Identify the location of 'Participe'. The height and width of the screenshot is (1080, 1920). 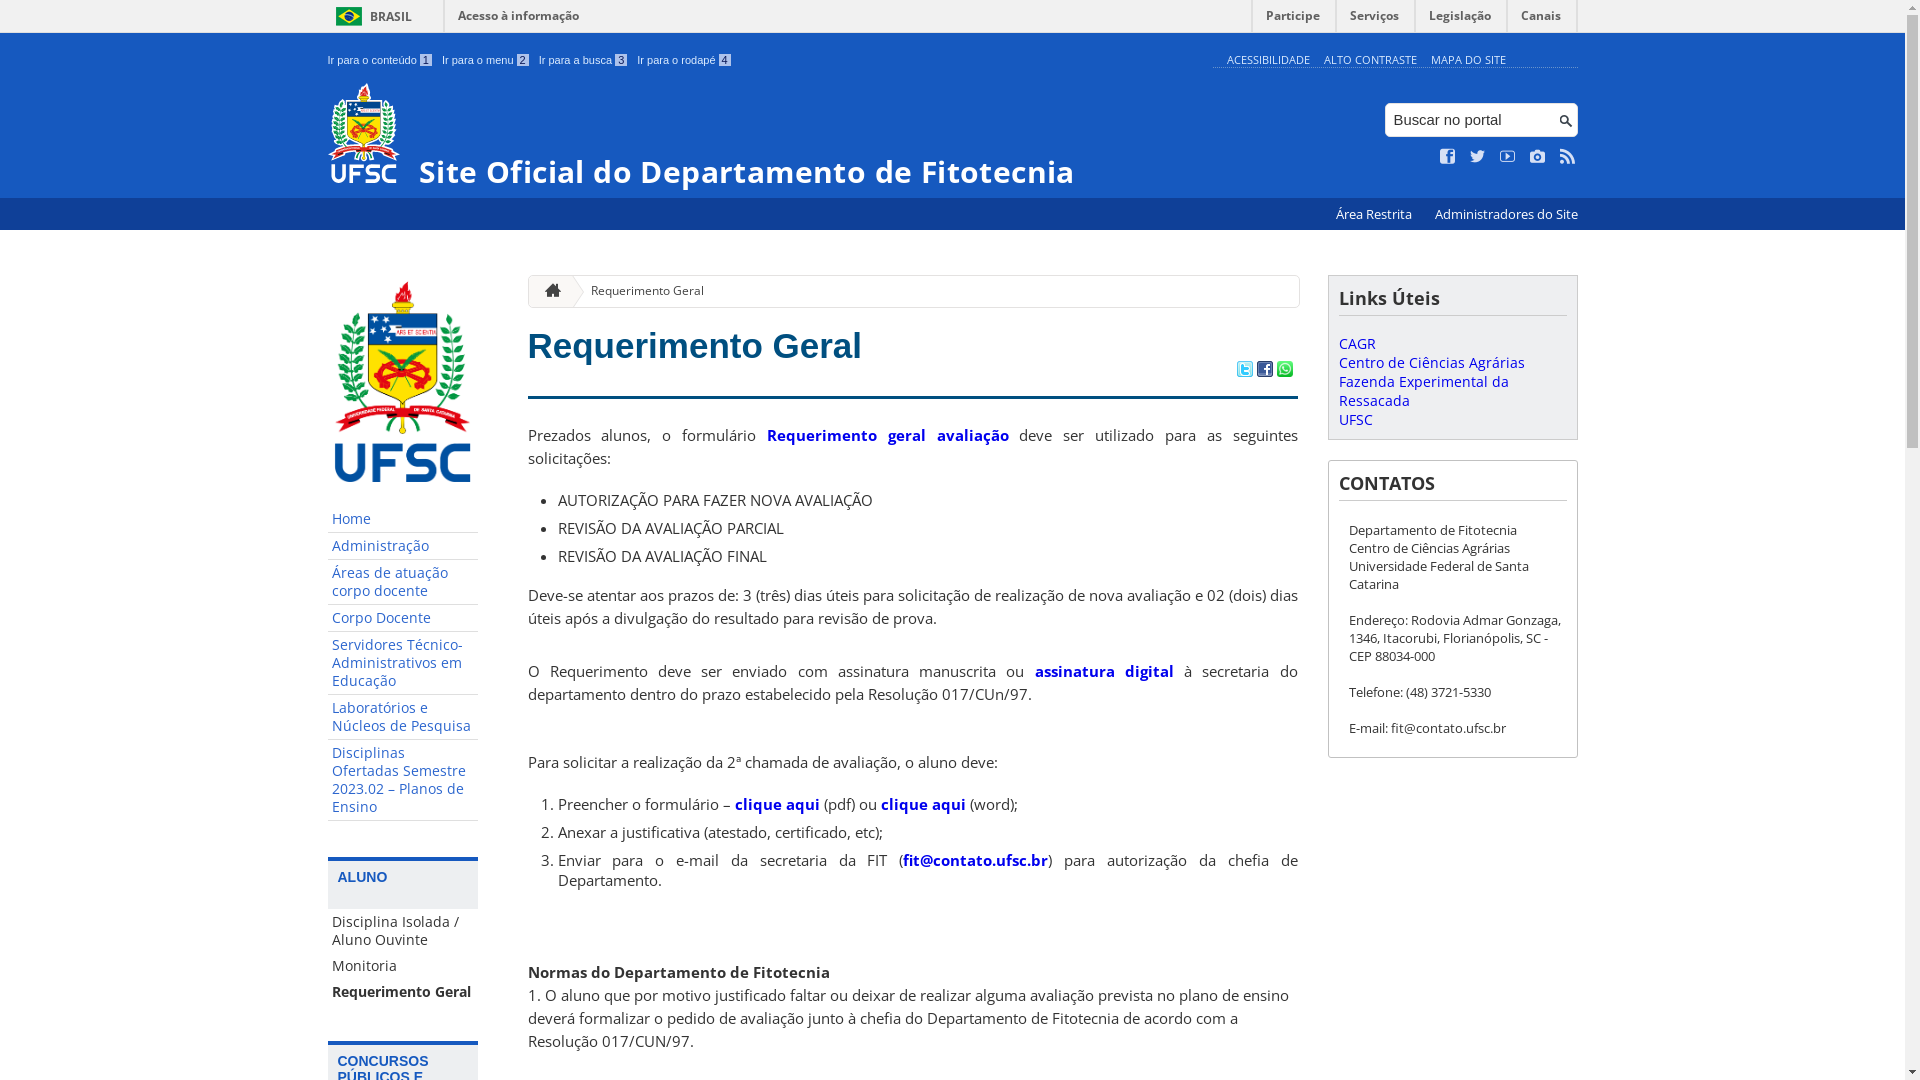
(1292, 20).